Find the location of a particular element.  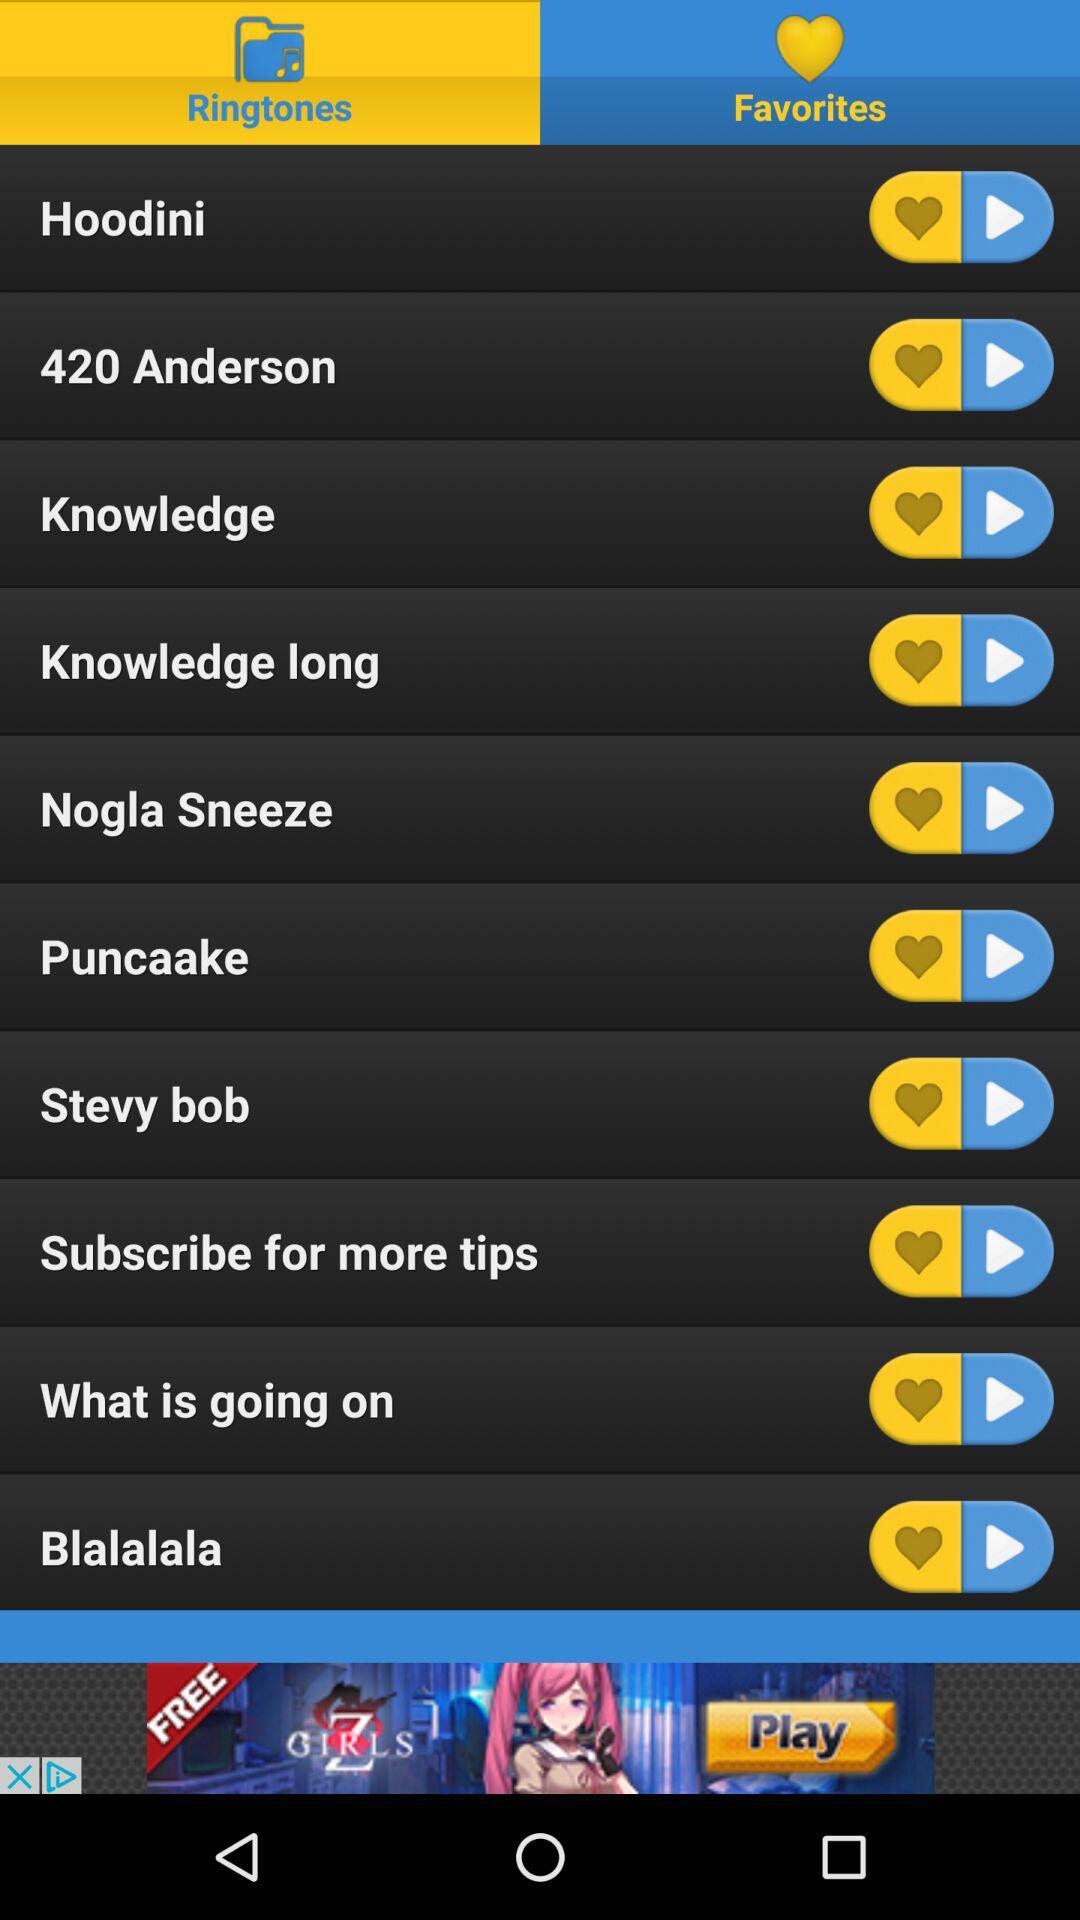

this track is located at coordinates (1007, 1398).